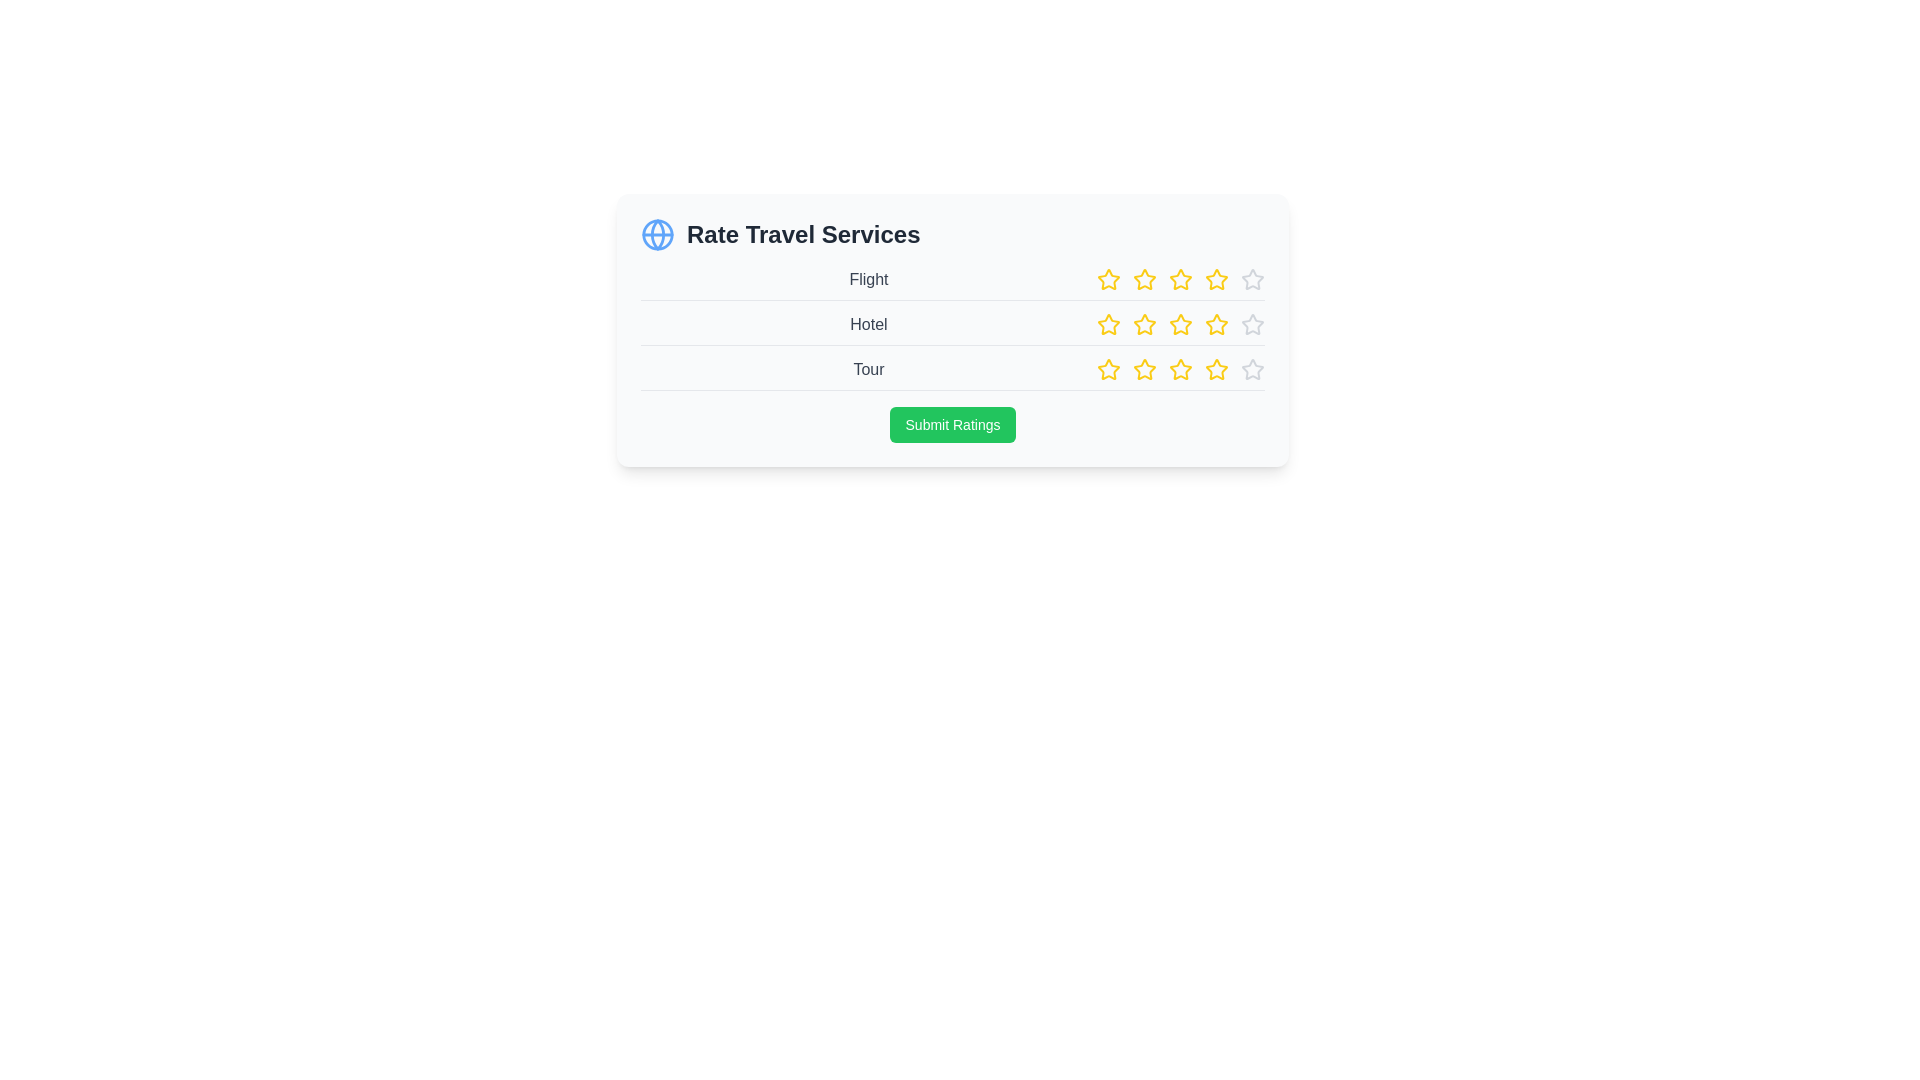  What do you see at coordinates (1180, 323) in the screenshot?
I see `on the third star icon in the Hotel rating section, which is styled in a yellow hue and located prominently among a sequence of similar stars` at bounding box center [1180, 323].